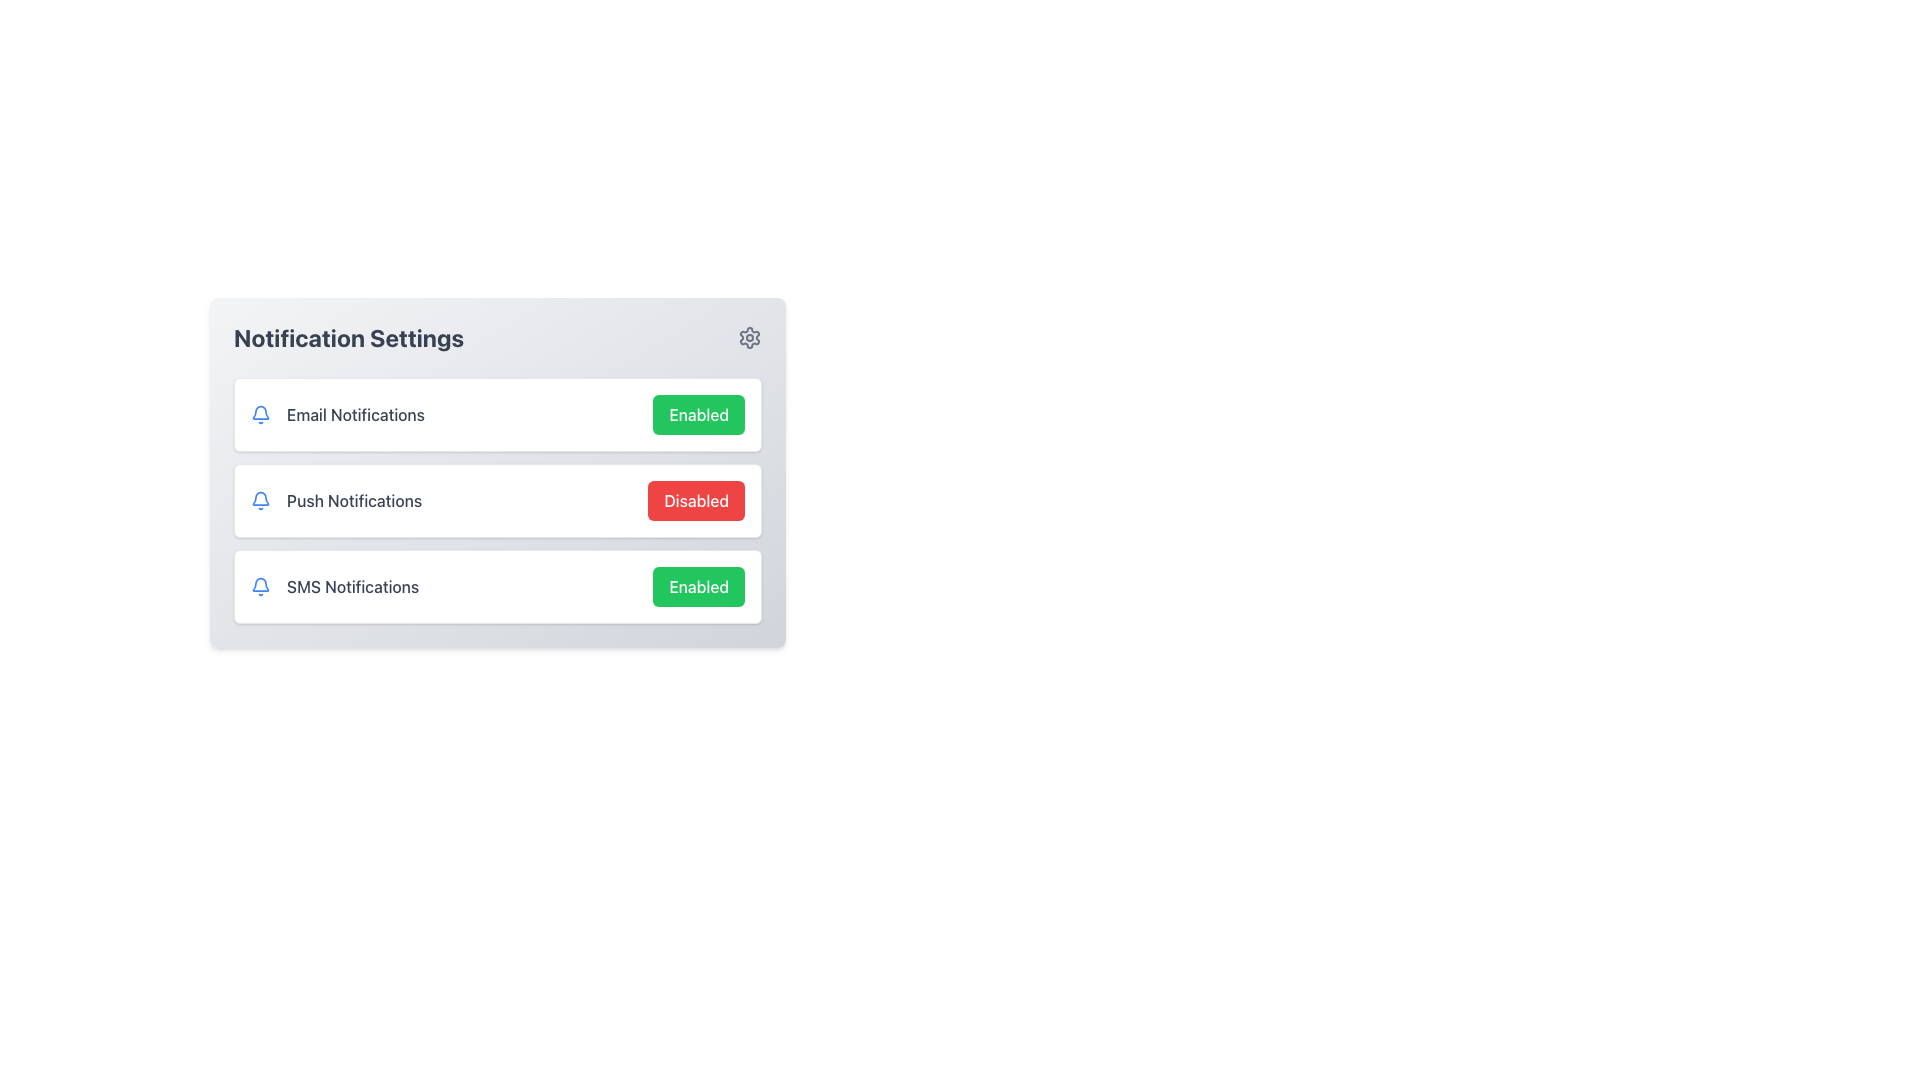  Describe the element at coordinates (699, 585) in the screenshot. I see `the SMS Notifications toggle button located at the right of the card in the notification settings section` at that location.